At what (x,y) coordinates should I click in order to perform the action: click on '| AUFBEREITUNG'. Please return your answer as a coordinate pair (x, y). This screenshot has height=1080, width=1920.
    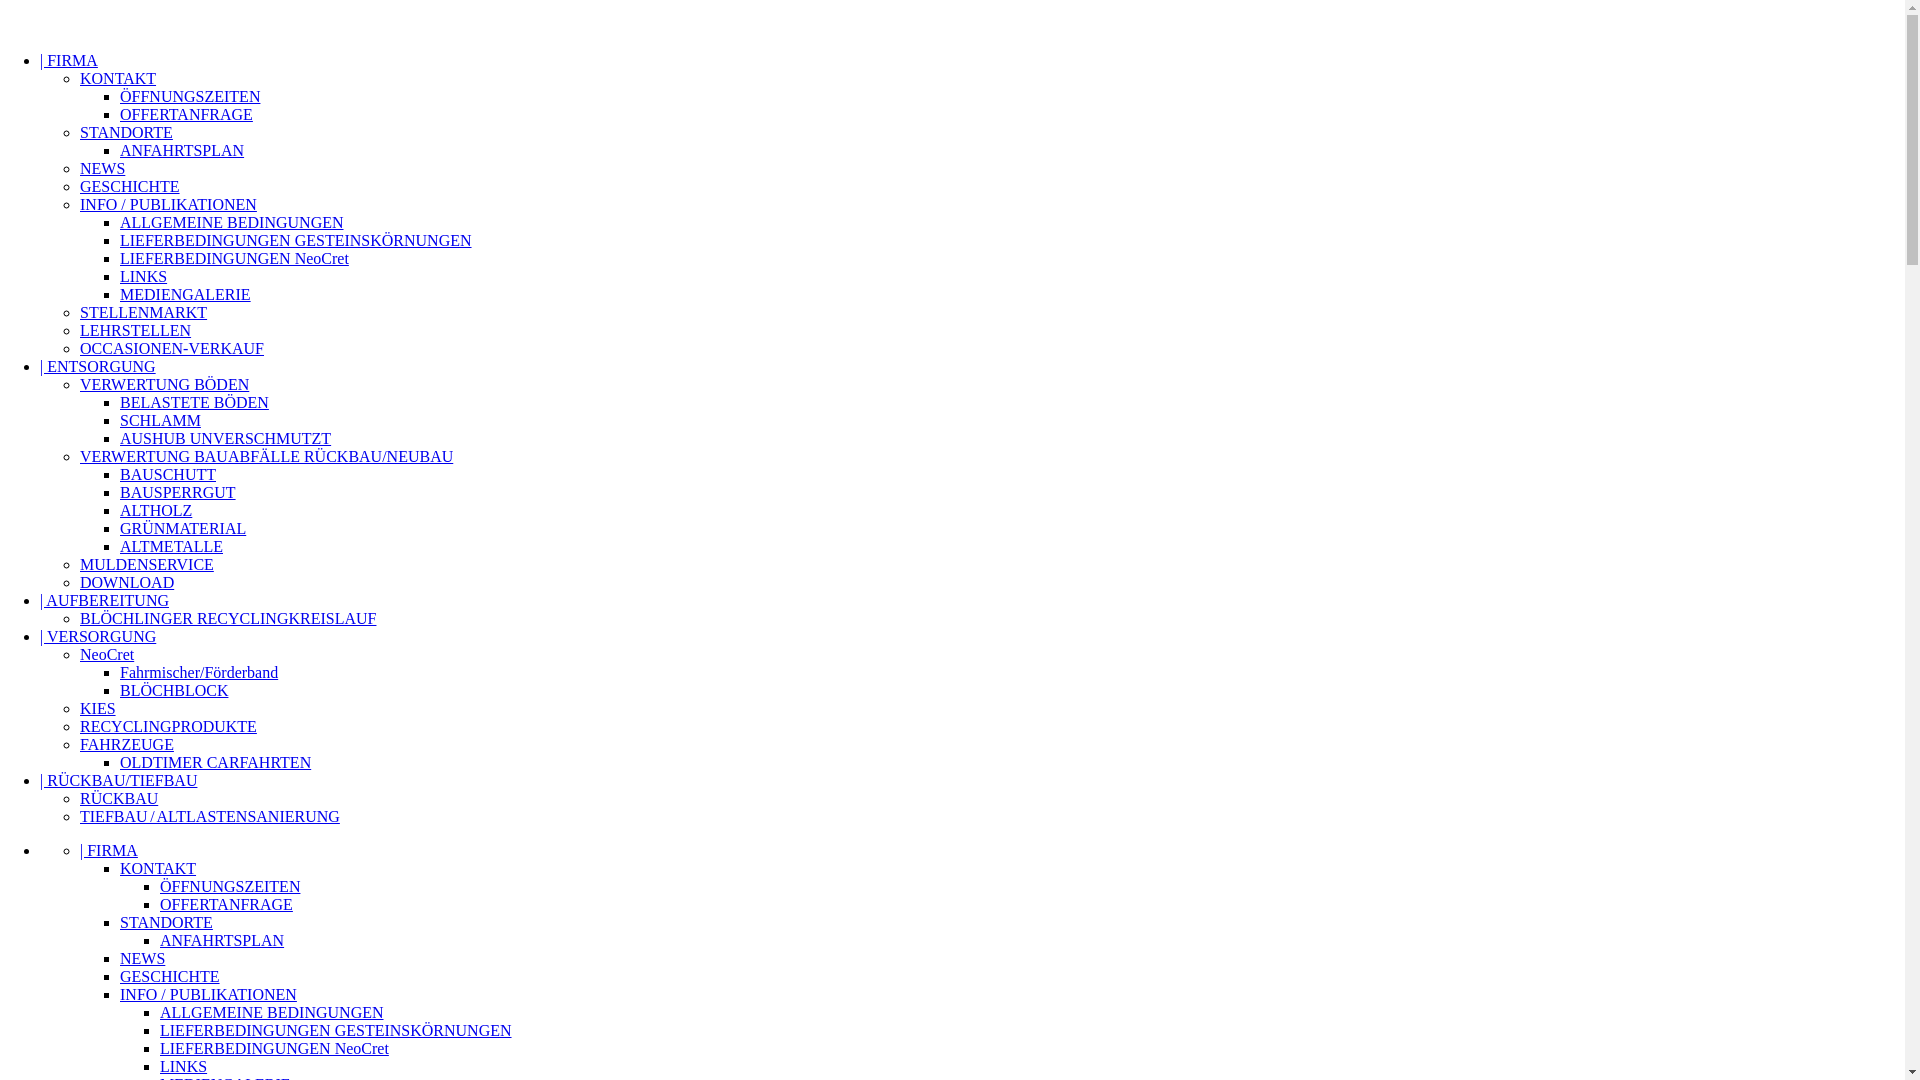
    Looking at the image, I should click on (39, 599).